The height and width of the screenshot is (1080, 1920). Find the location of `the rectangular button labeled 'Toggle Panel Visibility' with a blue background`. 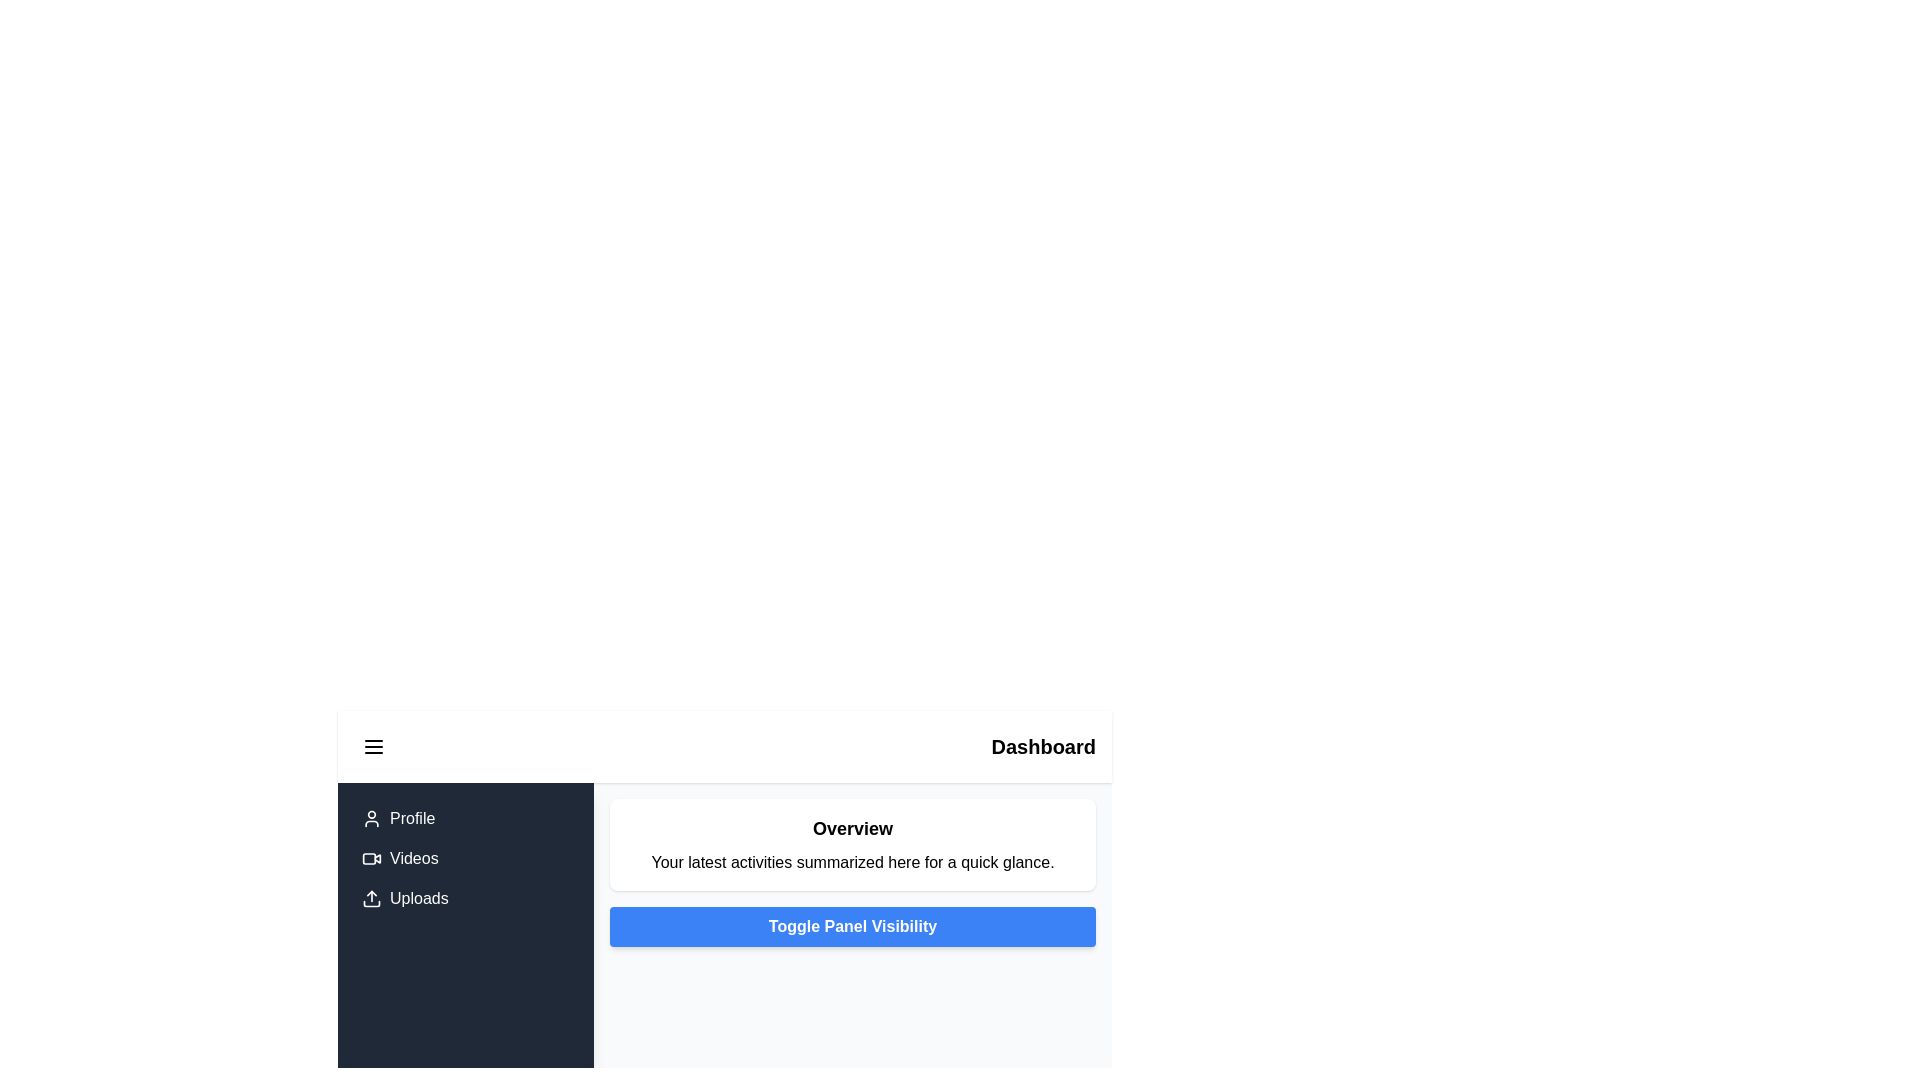

the rectangular button labeled 'Toggle Panel Visibility' with a blue background is located at coordinates (853, 926).